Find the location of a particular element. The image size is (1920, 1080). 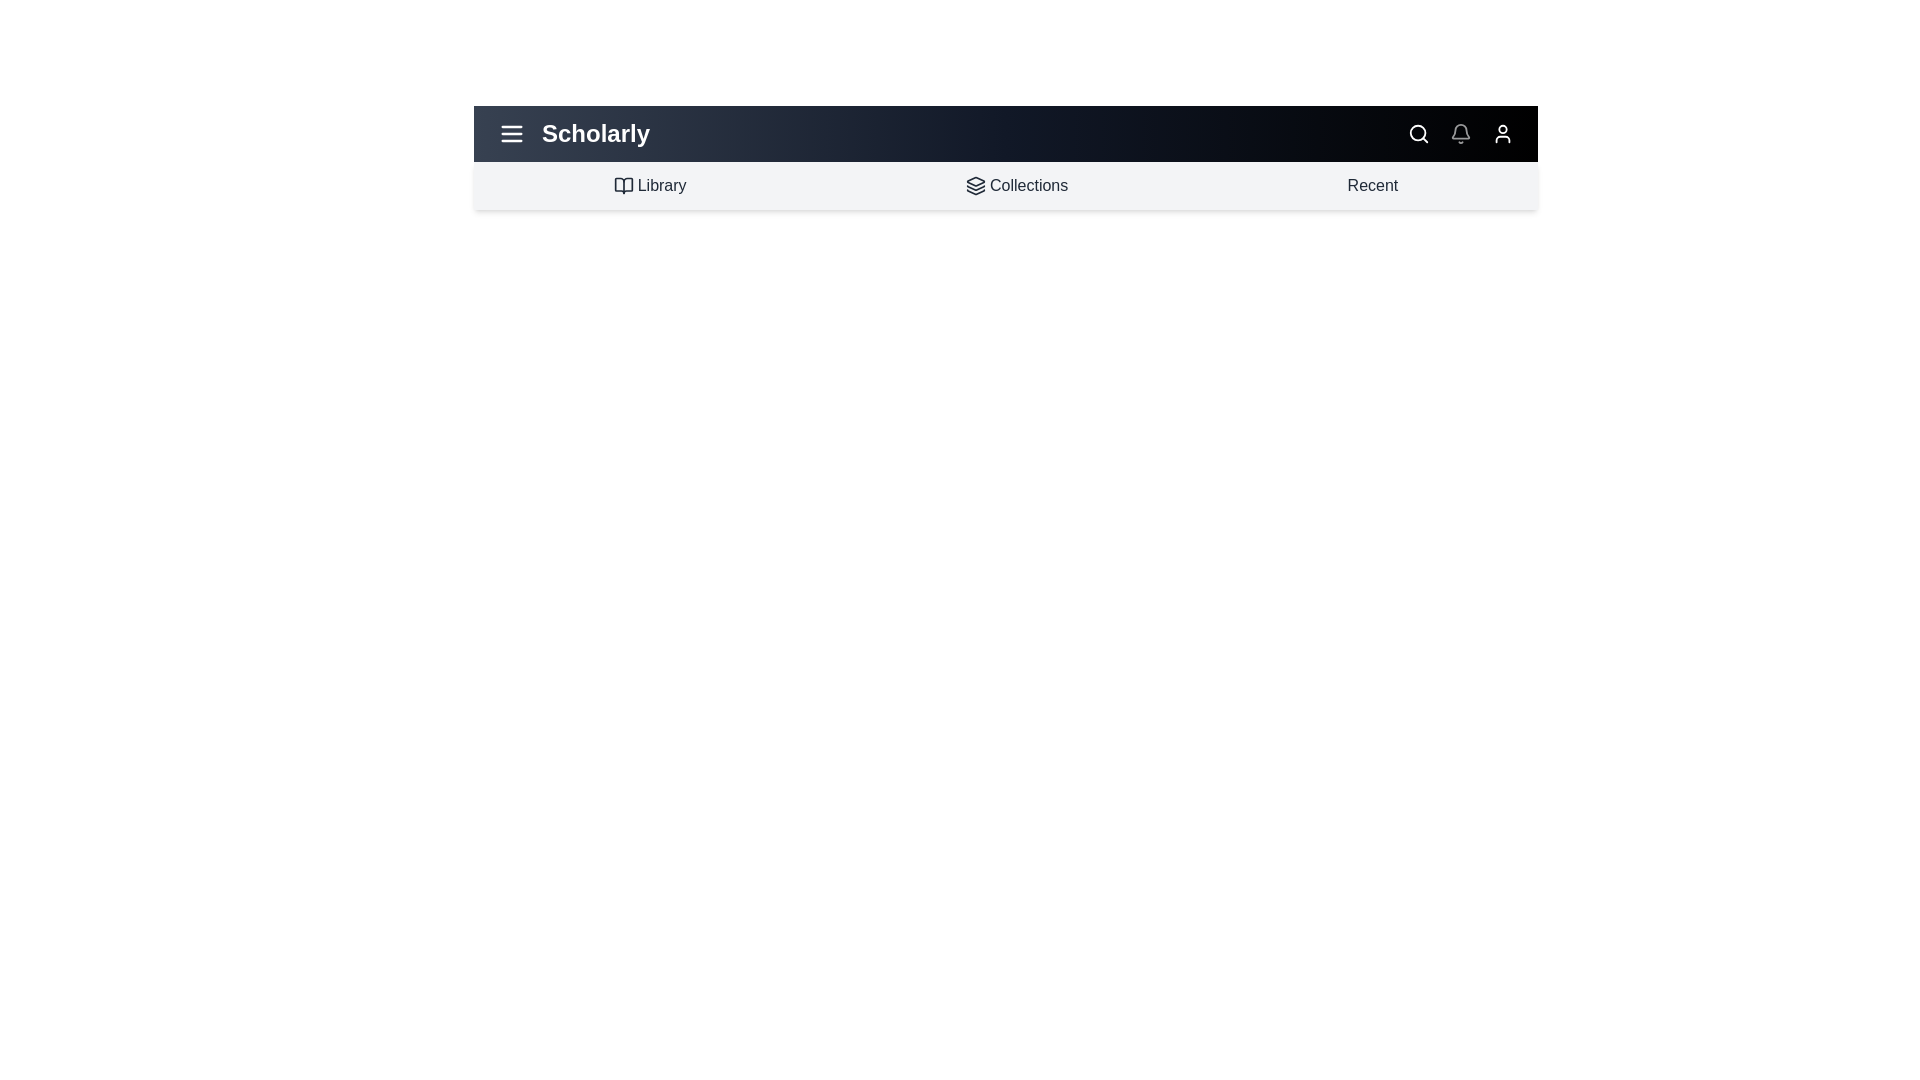

the menu icon to toggle the menu is located at coordinates (512, 134).